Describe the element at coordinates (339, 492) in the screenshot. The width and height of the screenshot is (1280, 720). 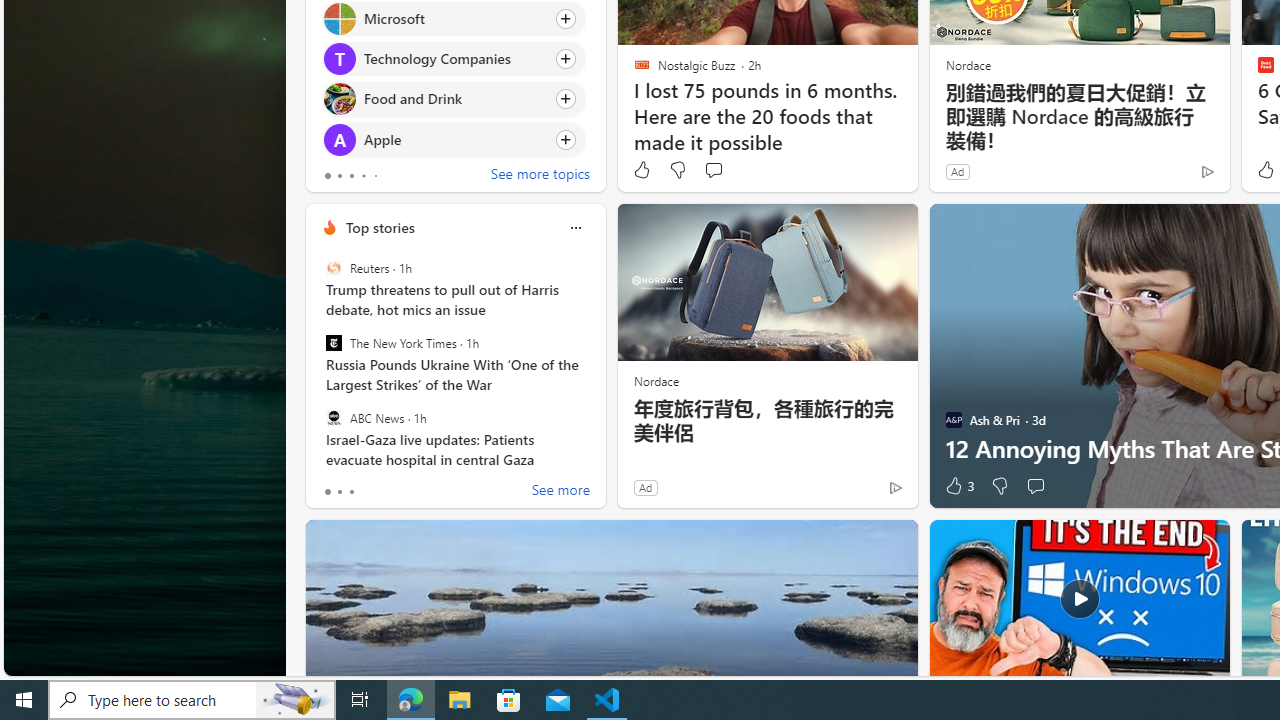
I see `'tab-1'` at that location.